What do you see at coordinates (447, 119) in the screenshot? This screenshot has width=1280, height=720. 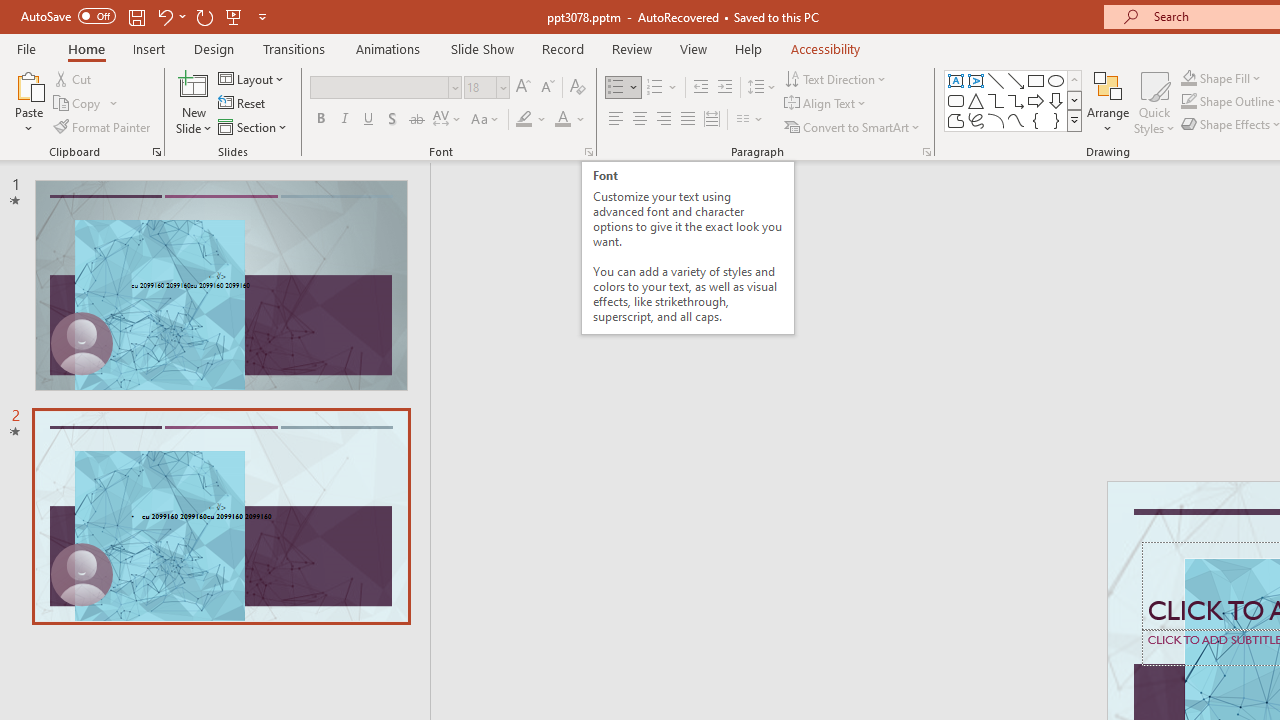 I see `'Character Spacing'` at bounding box center [447, 119].